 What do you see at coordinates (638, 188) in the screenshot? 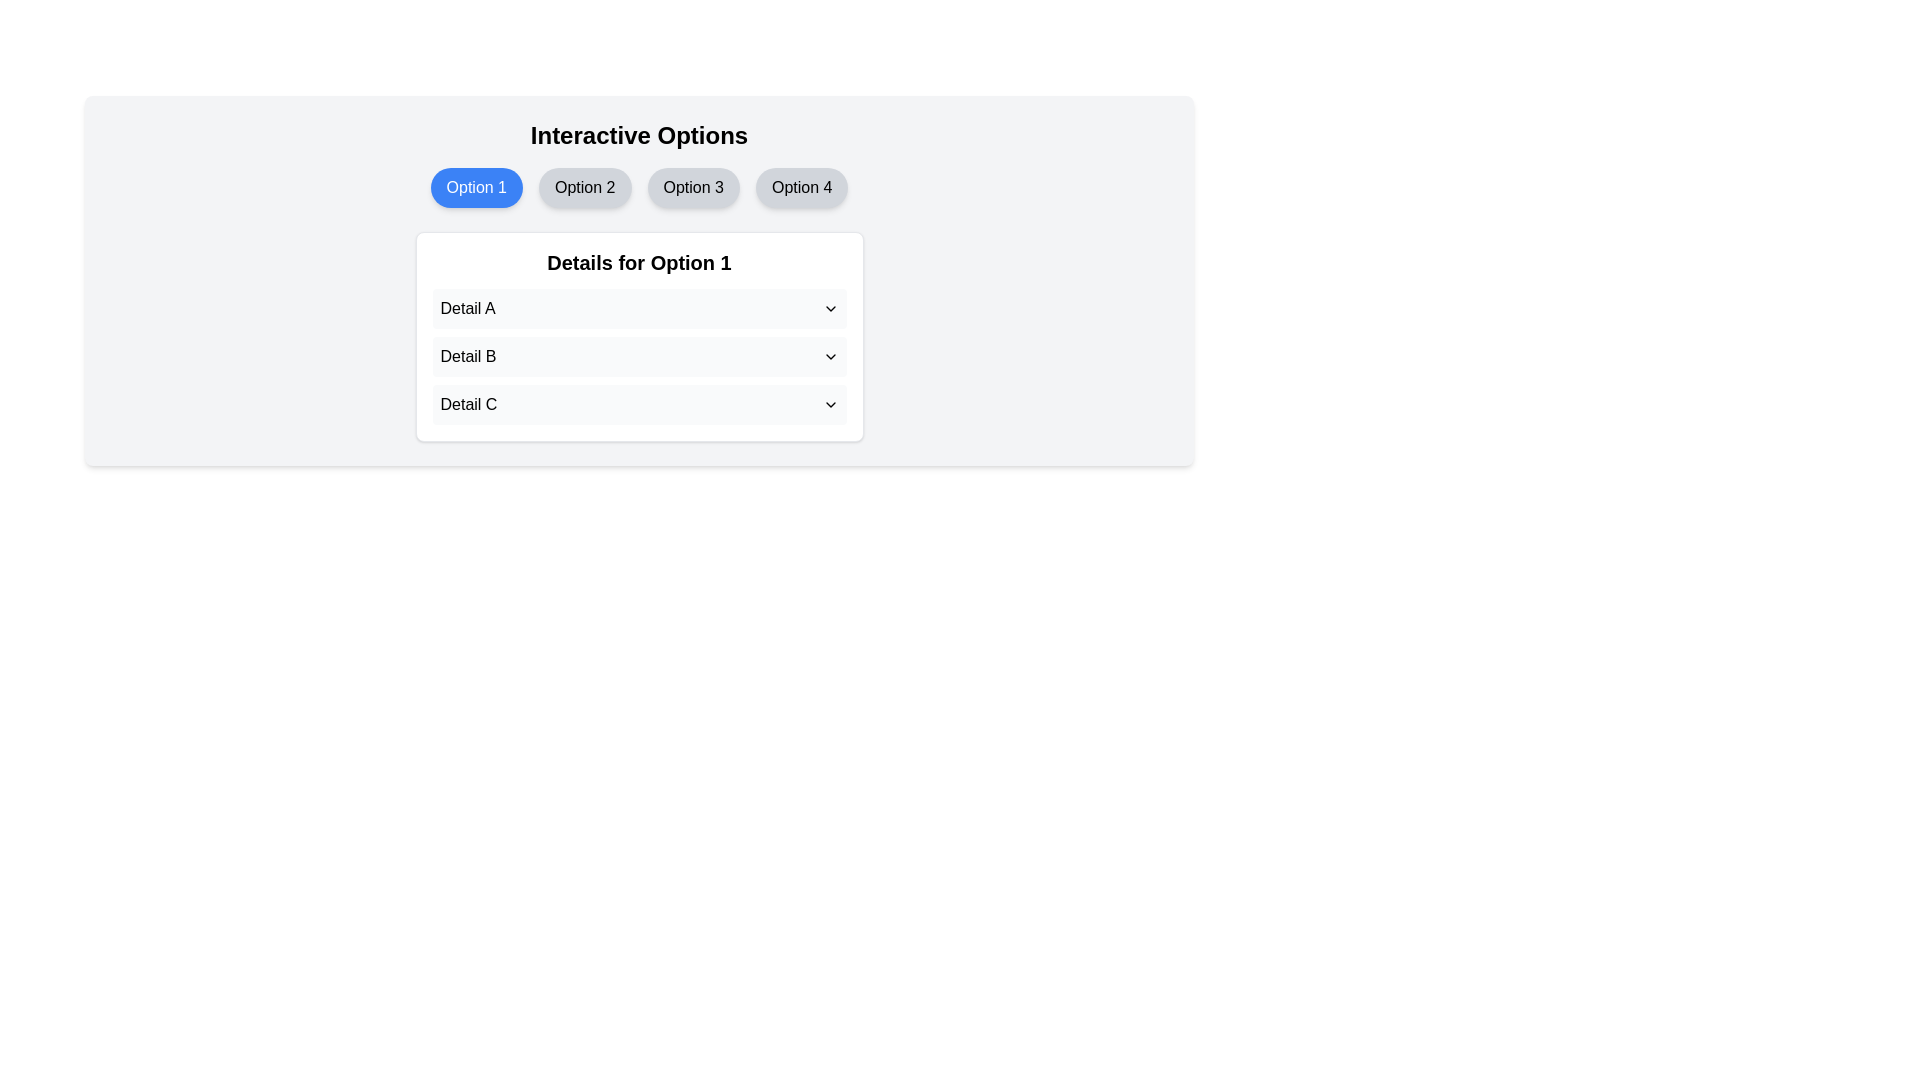
I see `the button group element consisting of four buttons labeled 'Option 1', 'Option 2', 'Option 3', and 'Option 4'` at bounding box center [638, 188].